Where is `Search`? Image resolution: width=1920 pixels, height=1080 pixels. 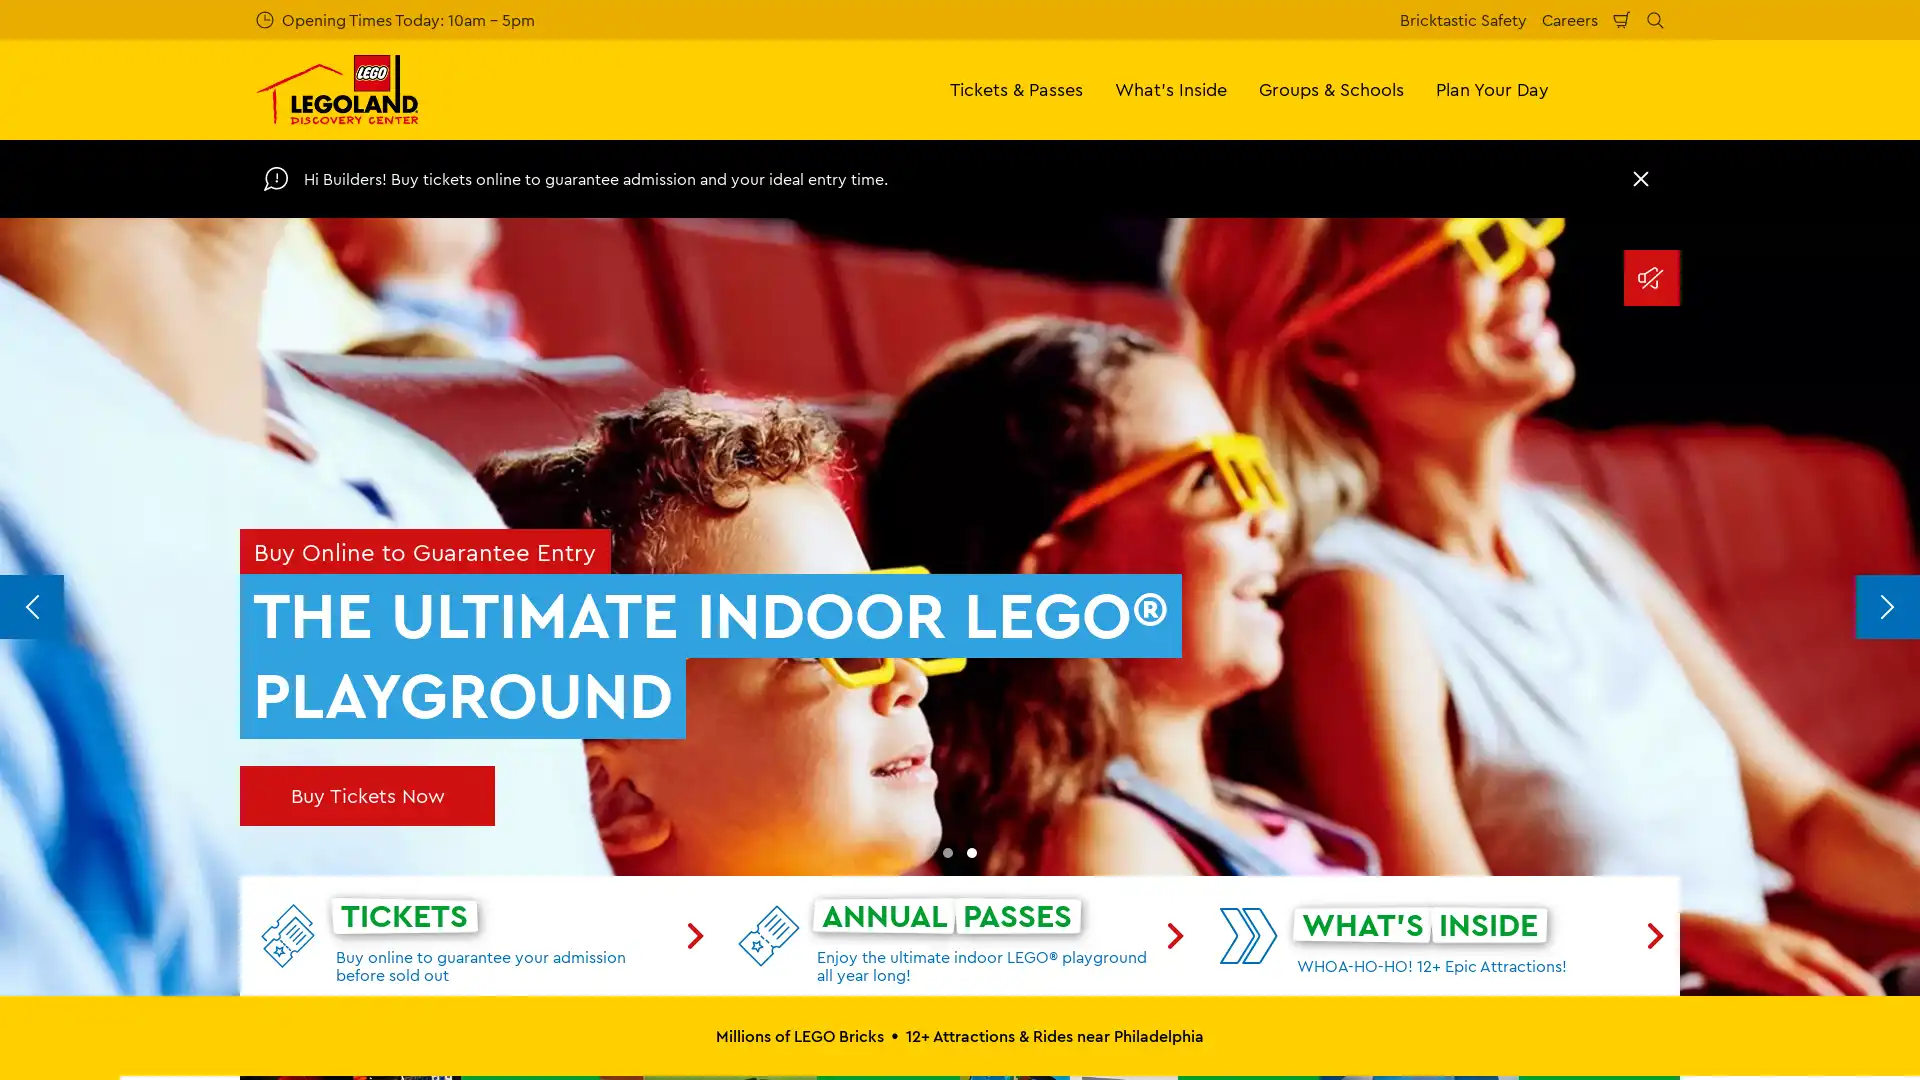 Search is located at coordinates (1655, 19).